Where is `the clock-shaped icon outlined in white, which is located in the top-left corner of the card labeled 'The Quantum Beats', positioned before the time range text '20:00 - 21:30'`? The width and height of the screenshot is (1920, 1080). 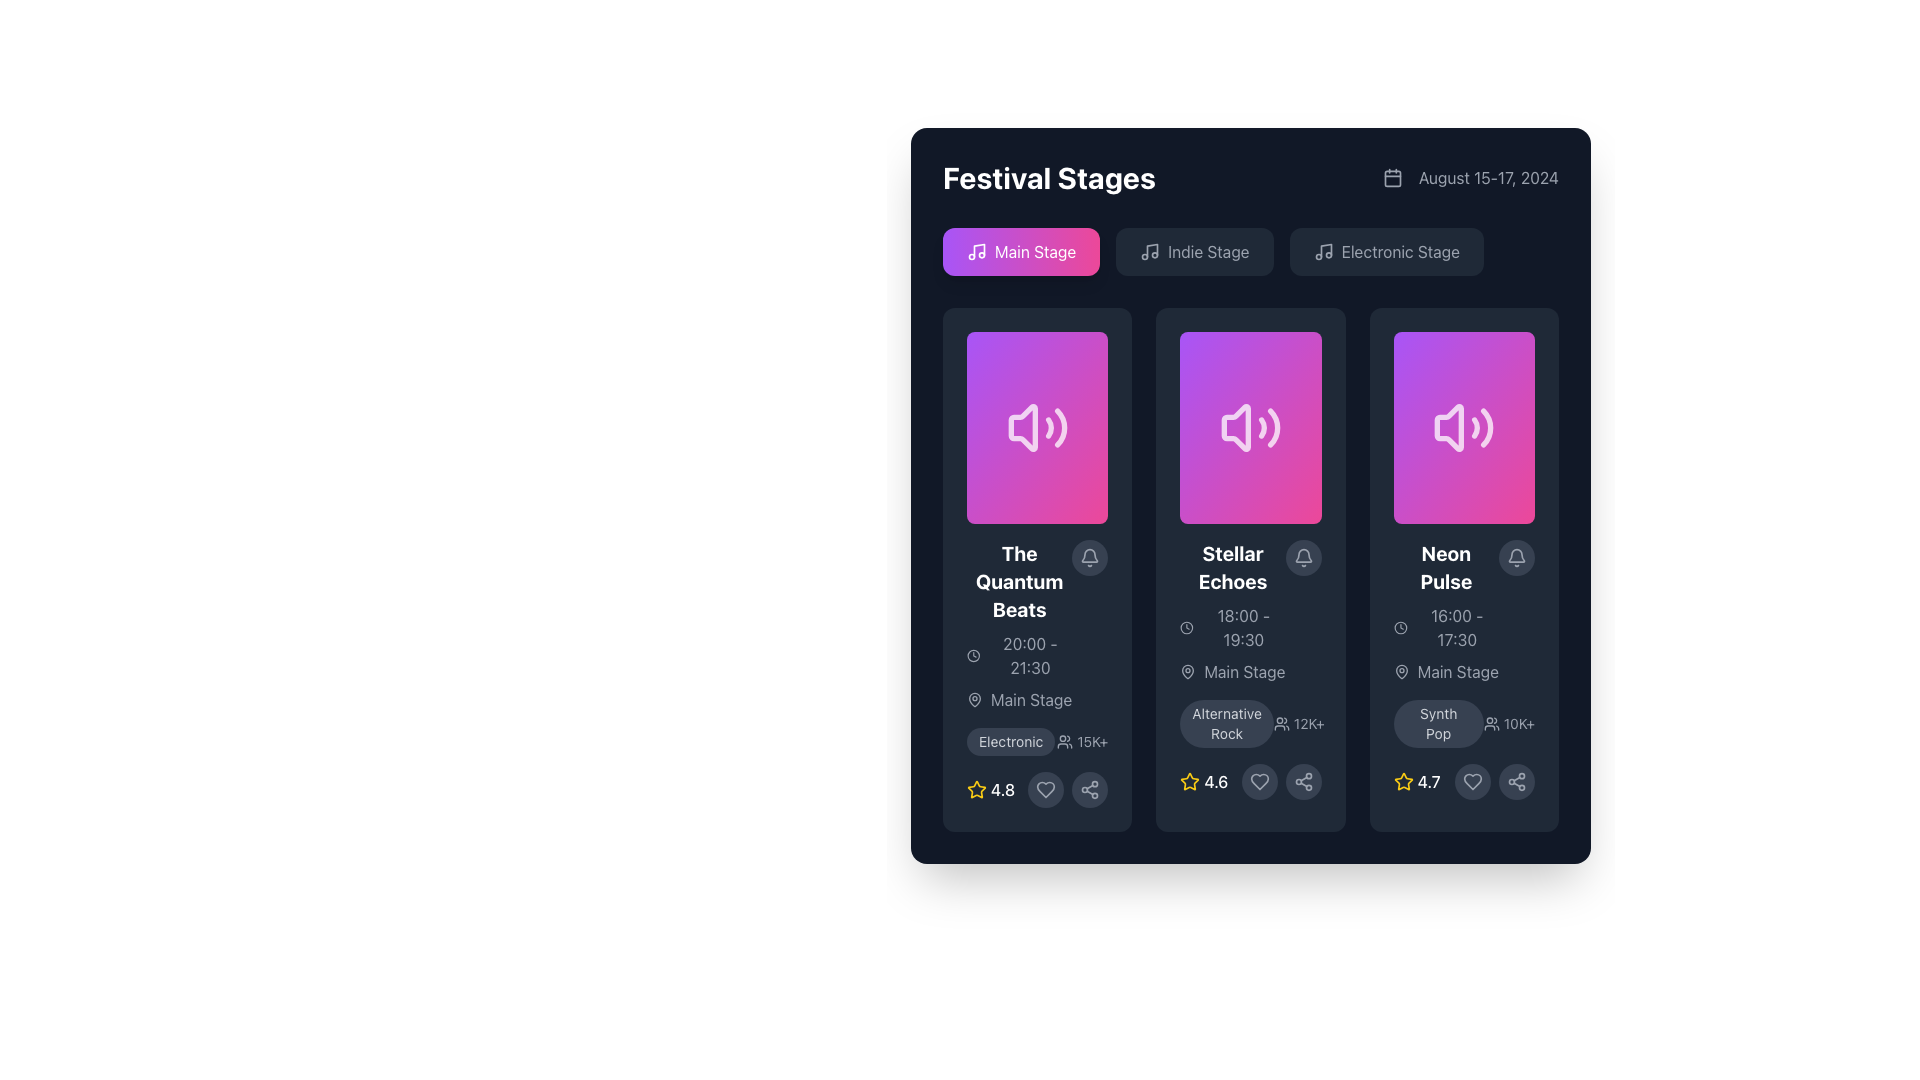
the clock-shaped icon outlined in white, which is located in the top-left corner of the card labeled 'The Quantum Beats', positioned before the time range text '20:00 - 21:30' is located at coordinates (973, 655).